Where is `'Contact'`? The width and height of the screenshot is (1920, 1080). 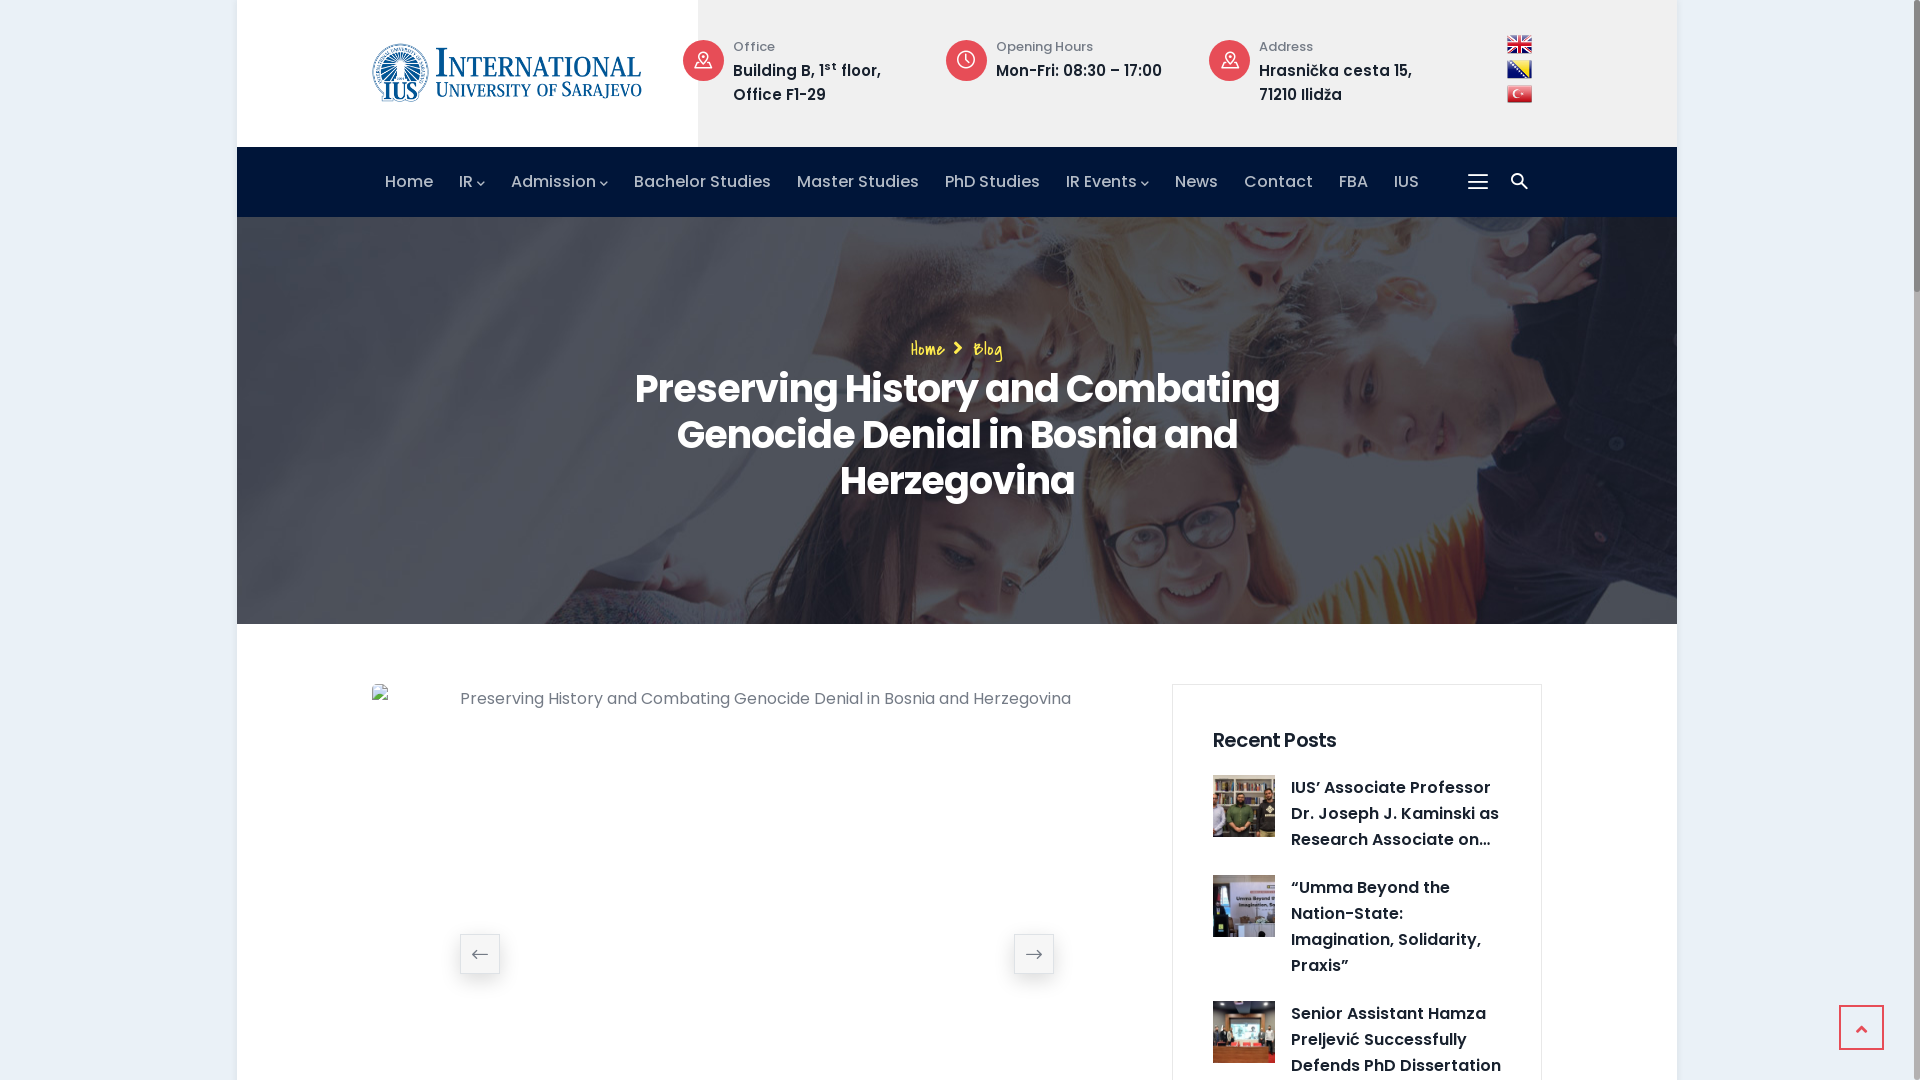 'Contact' is located at coordinates (1277, 181).